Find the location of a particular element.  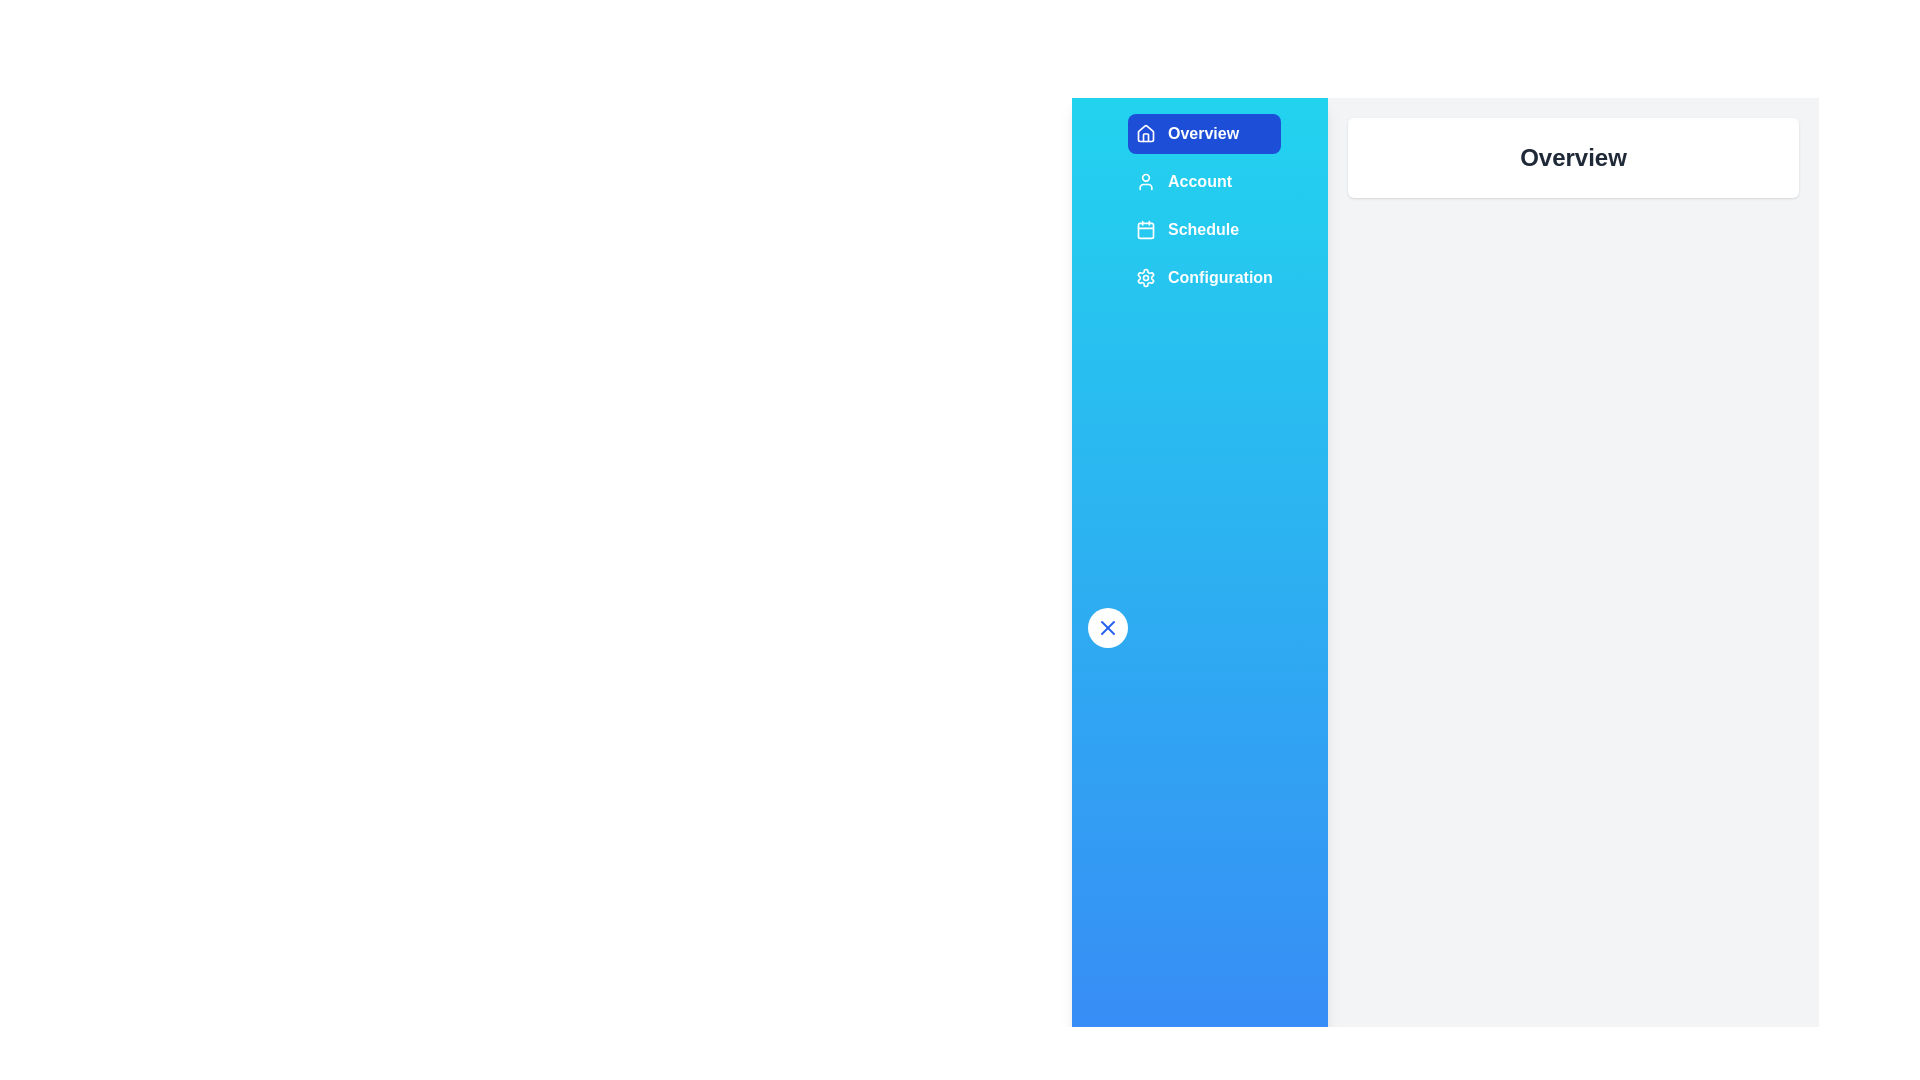

the sidebar section labeled Configuration is located at coordinates (1203, 277).